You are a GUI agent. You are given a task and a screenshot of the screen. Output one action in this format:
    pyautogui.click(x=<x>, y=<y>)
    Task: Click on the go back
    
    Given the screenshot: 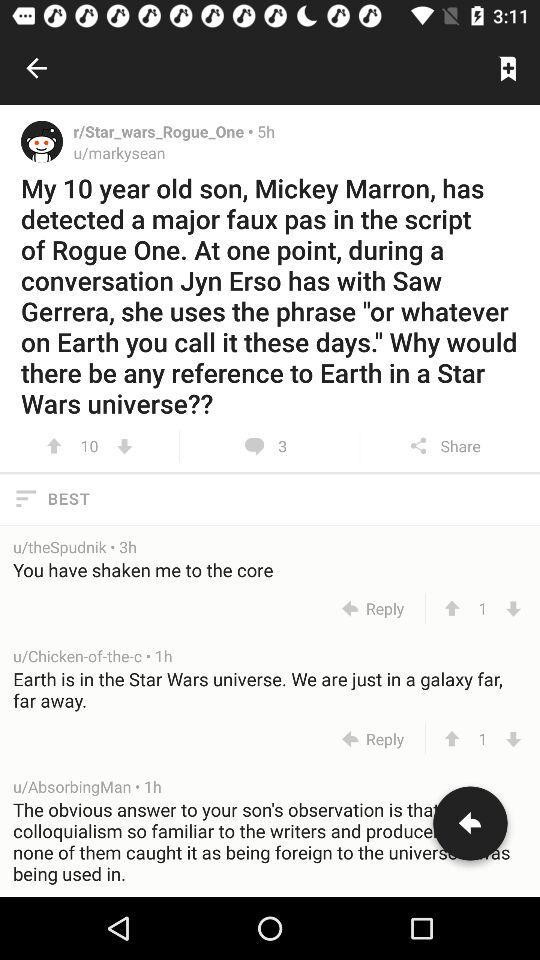 What is the action you would take?
    pyautogui.click(x=470, y=827)
    